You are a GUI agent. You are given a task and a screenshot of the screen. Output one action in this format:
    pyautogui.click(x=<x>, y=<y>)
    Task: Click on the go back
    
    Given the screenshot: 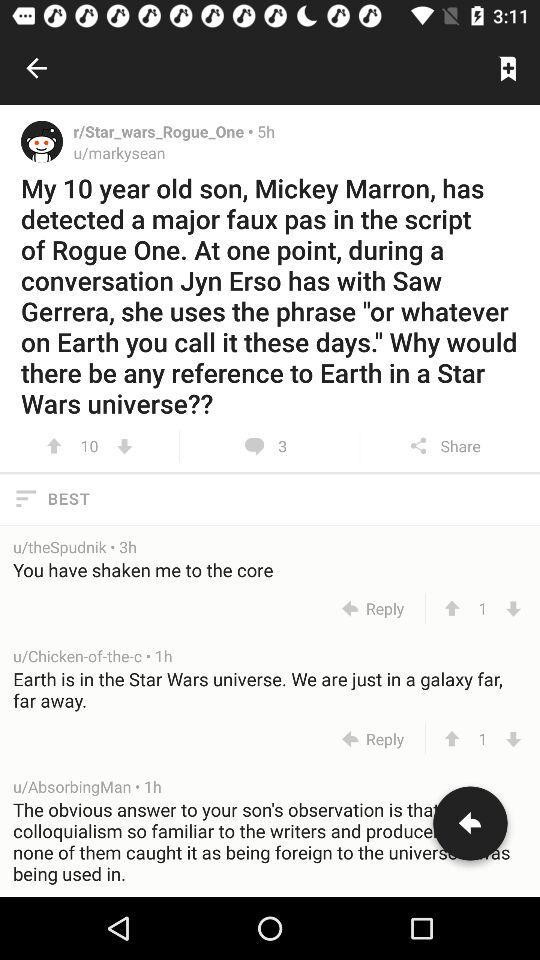 What is the action you would take?
    pyautogui.click(x=470, y=827)
    